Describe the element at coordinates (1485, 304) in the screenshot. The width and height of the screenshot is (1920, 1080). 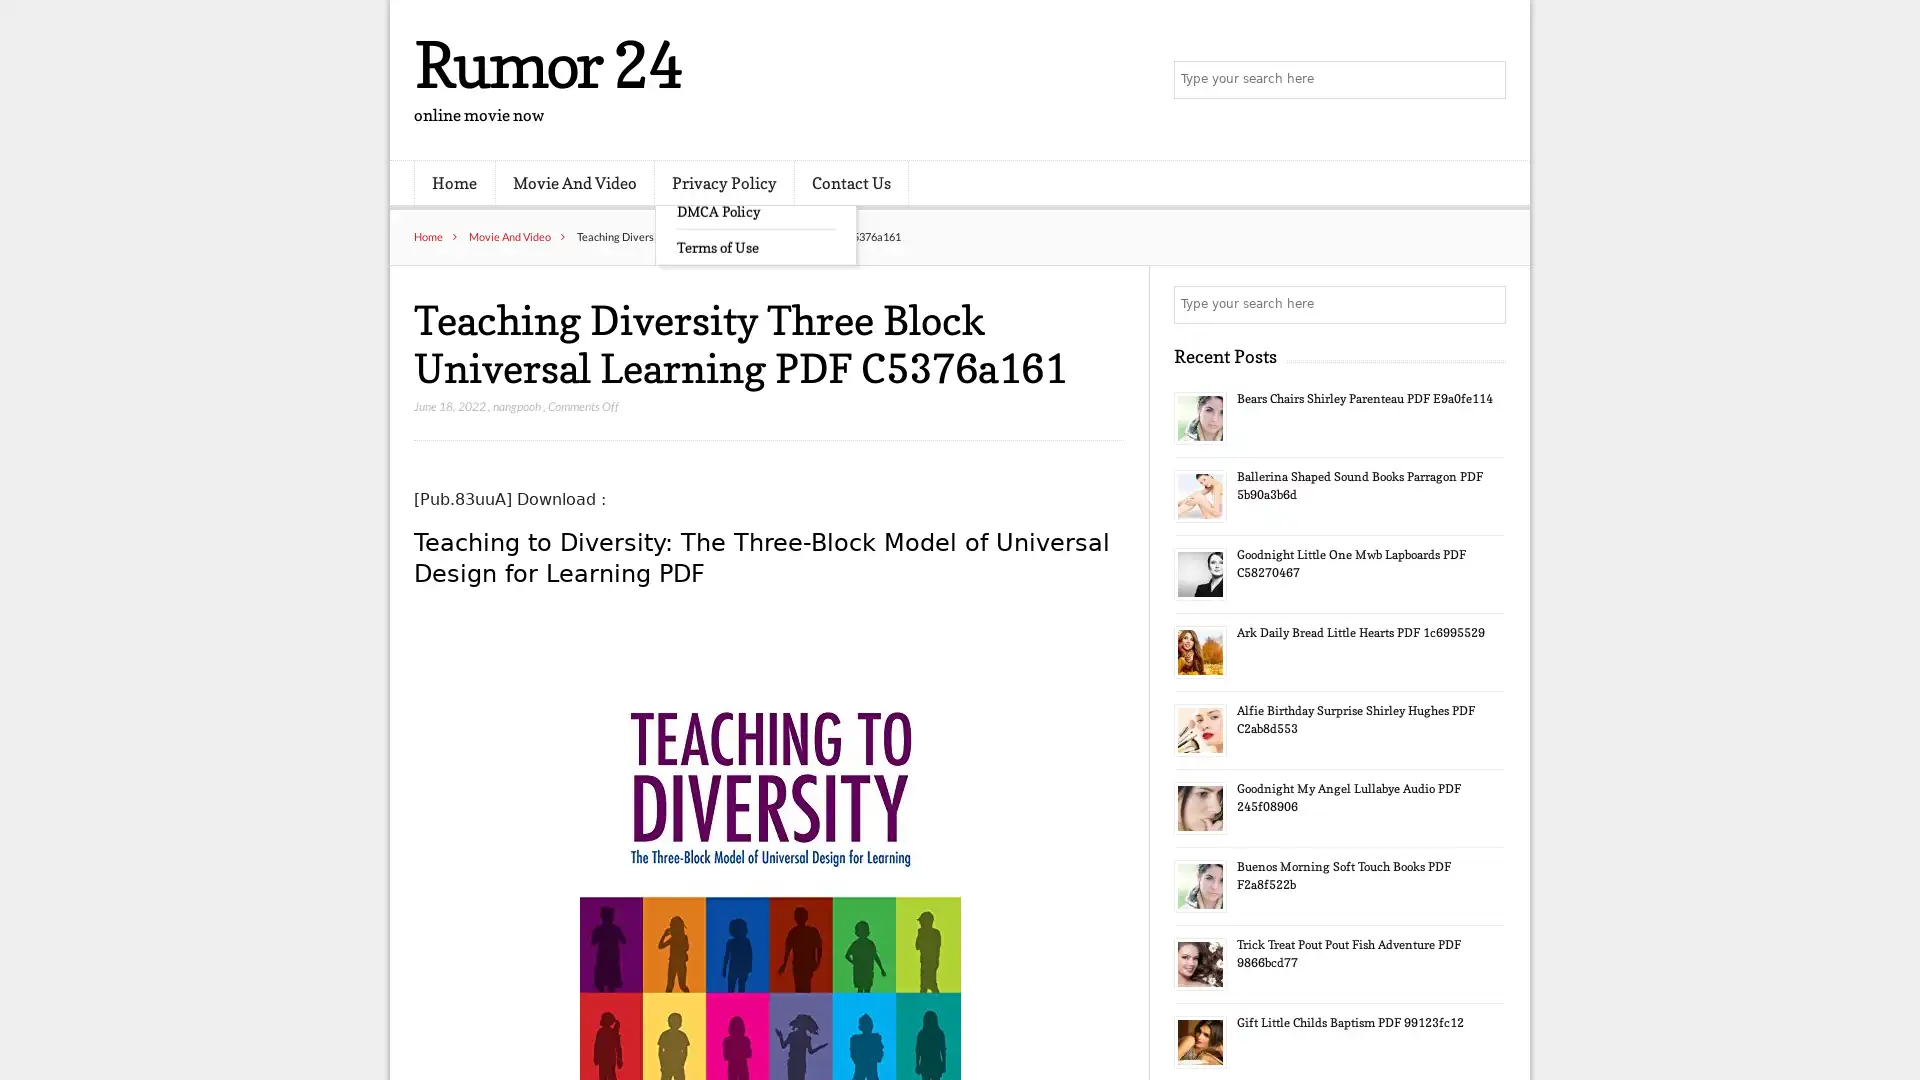
I see `Search` at that location.